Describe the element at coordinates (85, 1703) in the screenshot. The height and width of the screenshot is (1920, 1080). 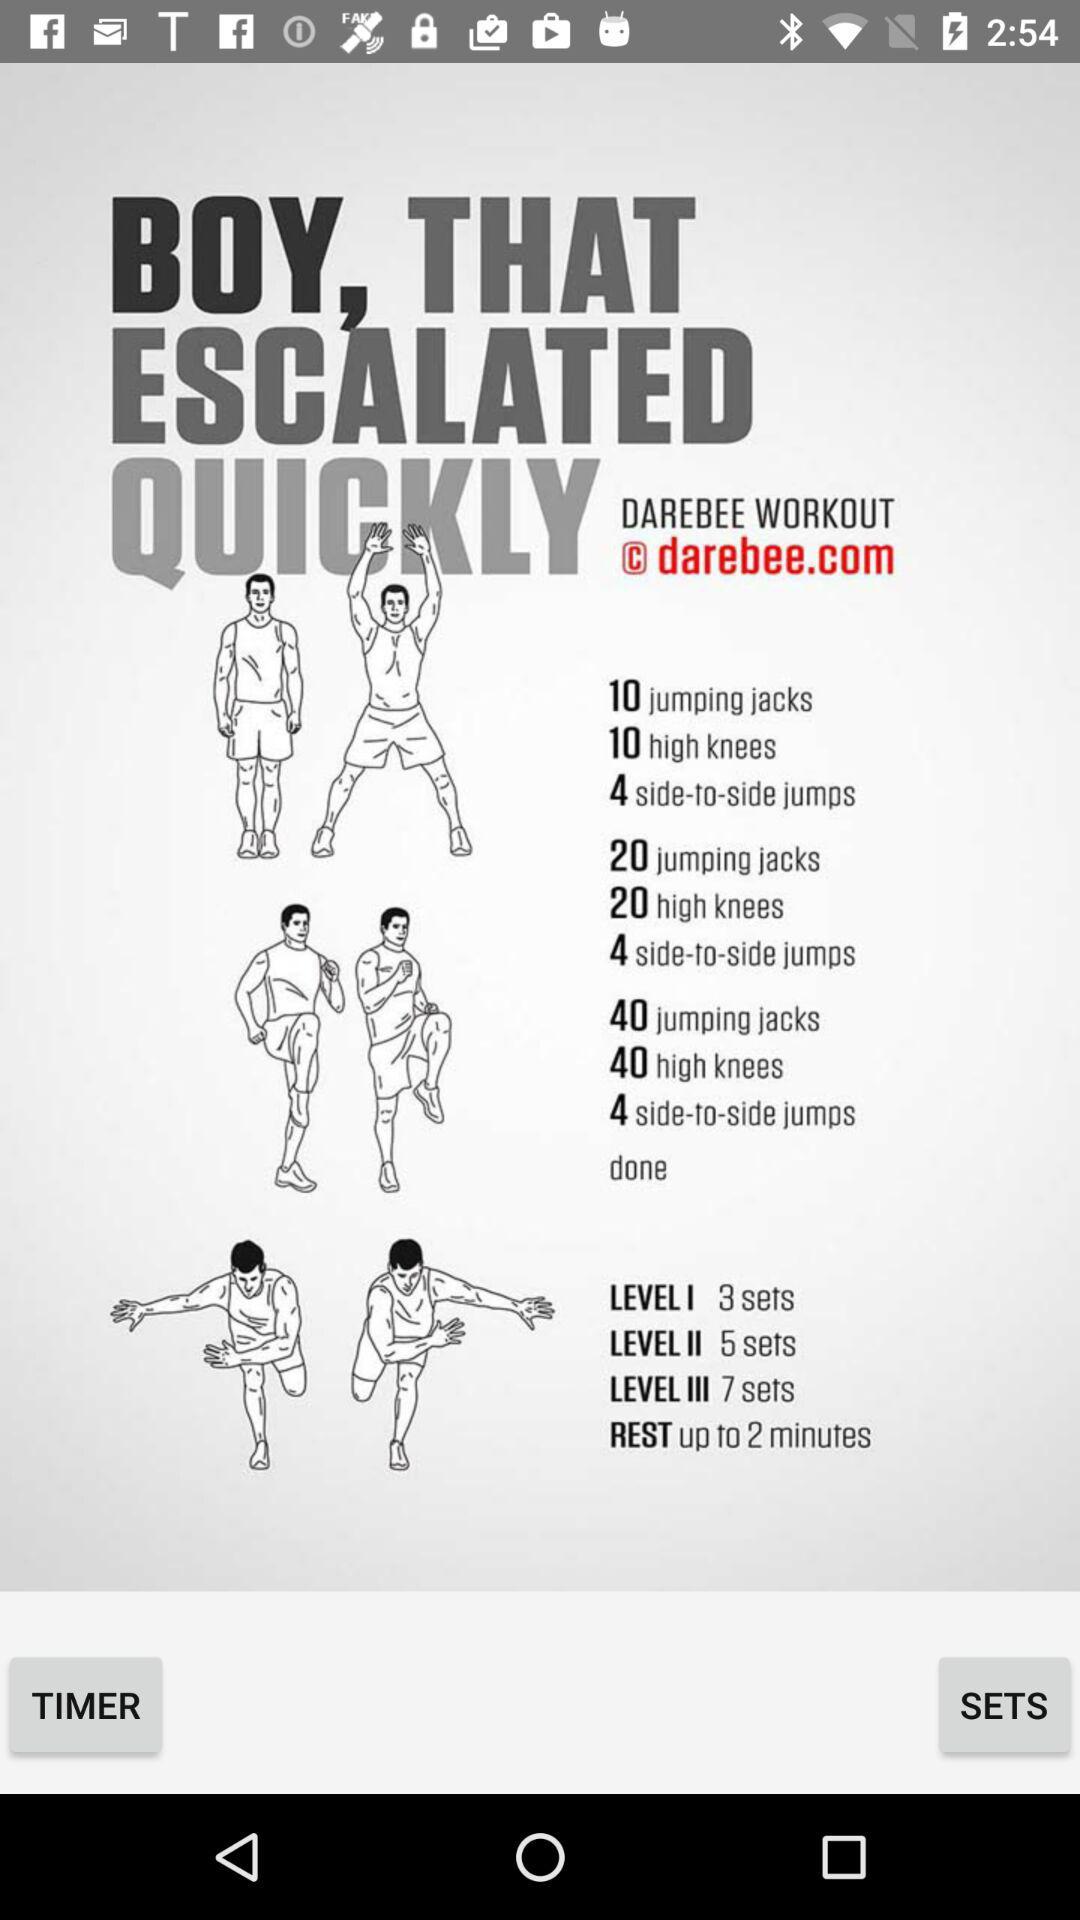
I see `the timer` at that location.